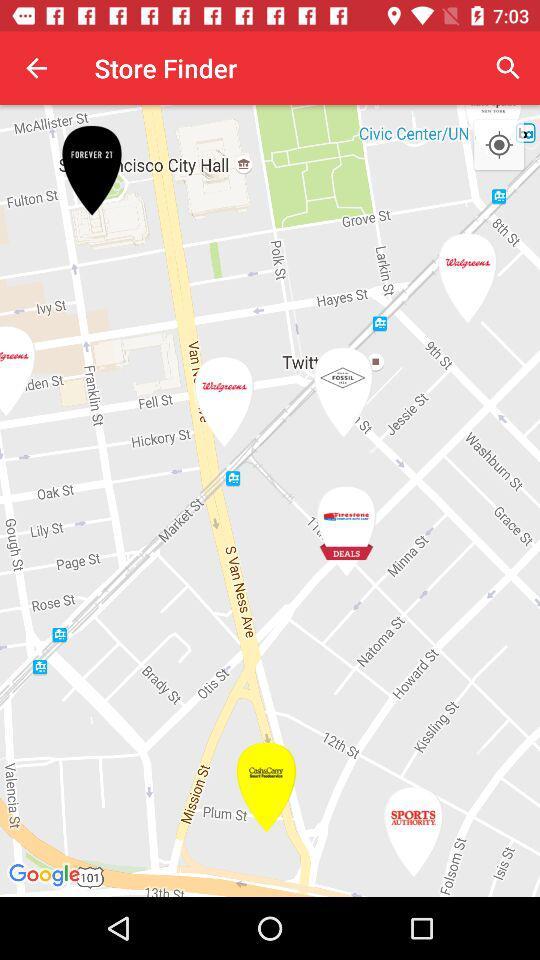 The width and height of the screenshot is (540, 960). Describe the element at coordinates (36, 68) in the screenshot. I see `the app next to store finder icon` at that location.